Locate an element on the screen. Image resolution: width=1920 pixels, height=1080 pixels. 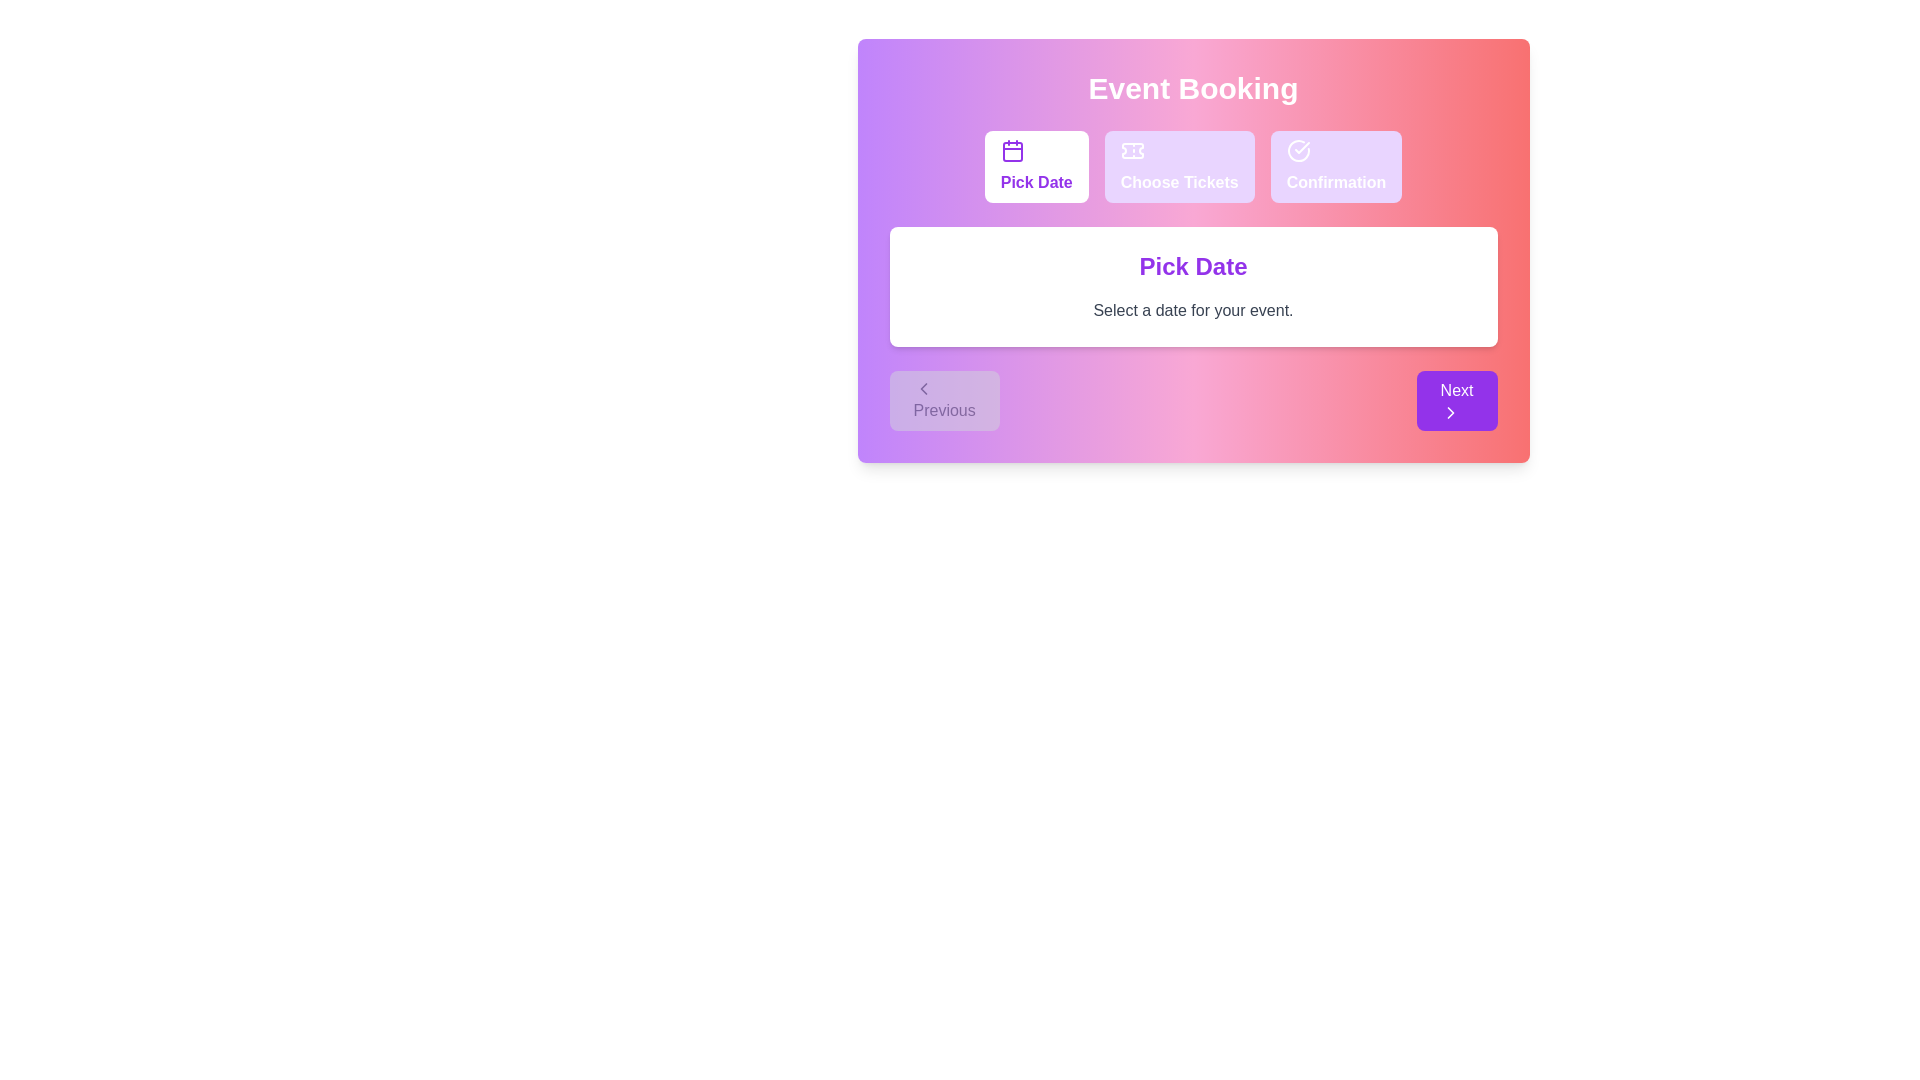
the 'Choose Tickets' label, which is displayed in bold font on a purple rectangle within the center button of a row of three buttons at the top of a booking interface is located at coordinates (1179, 182).